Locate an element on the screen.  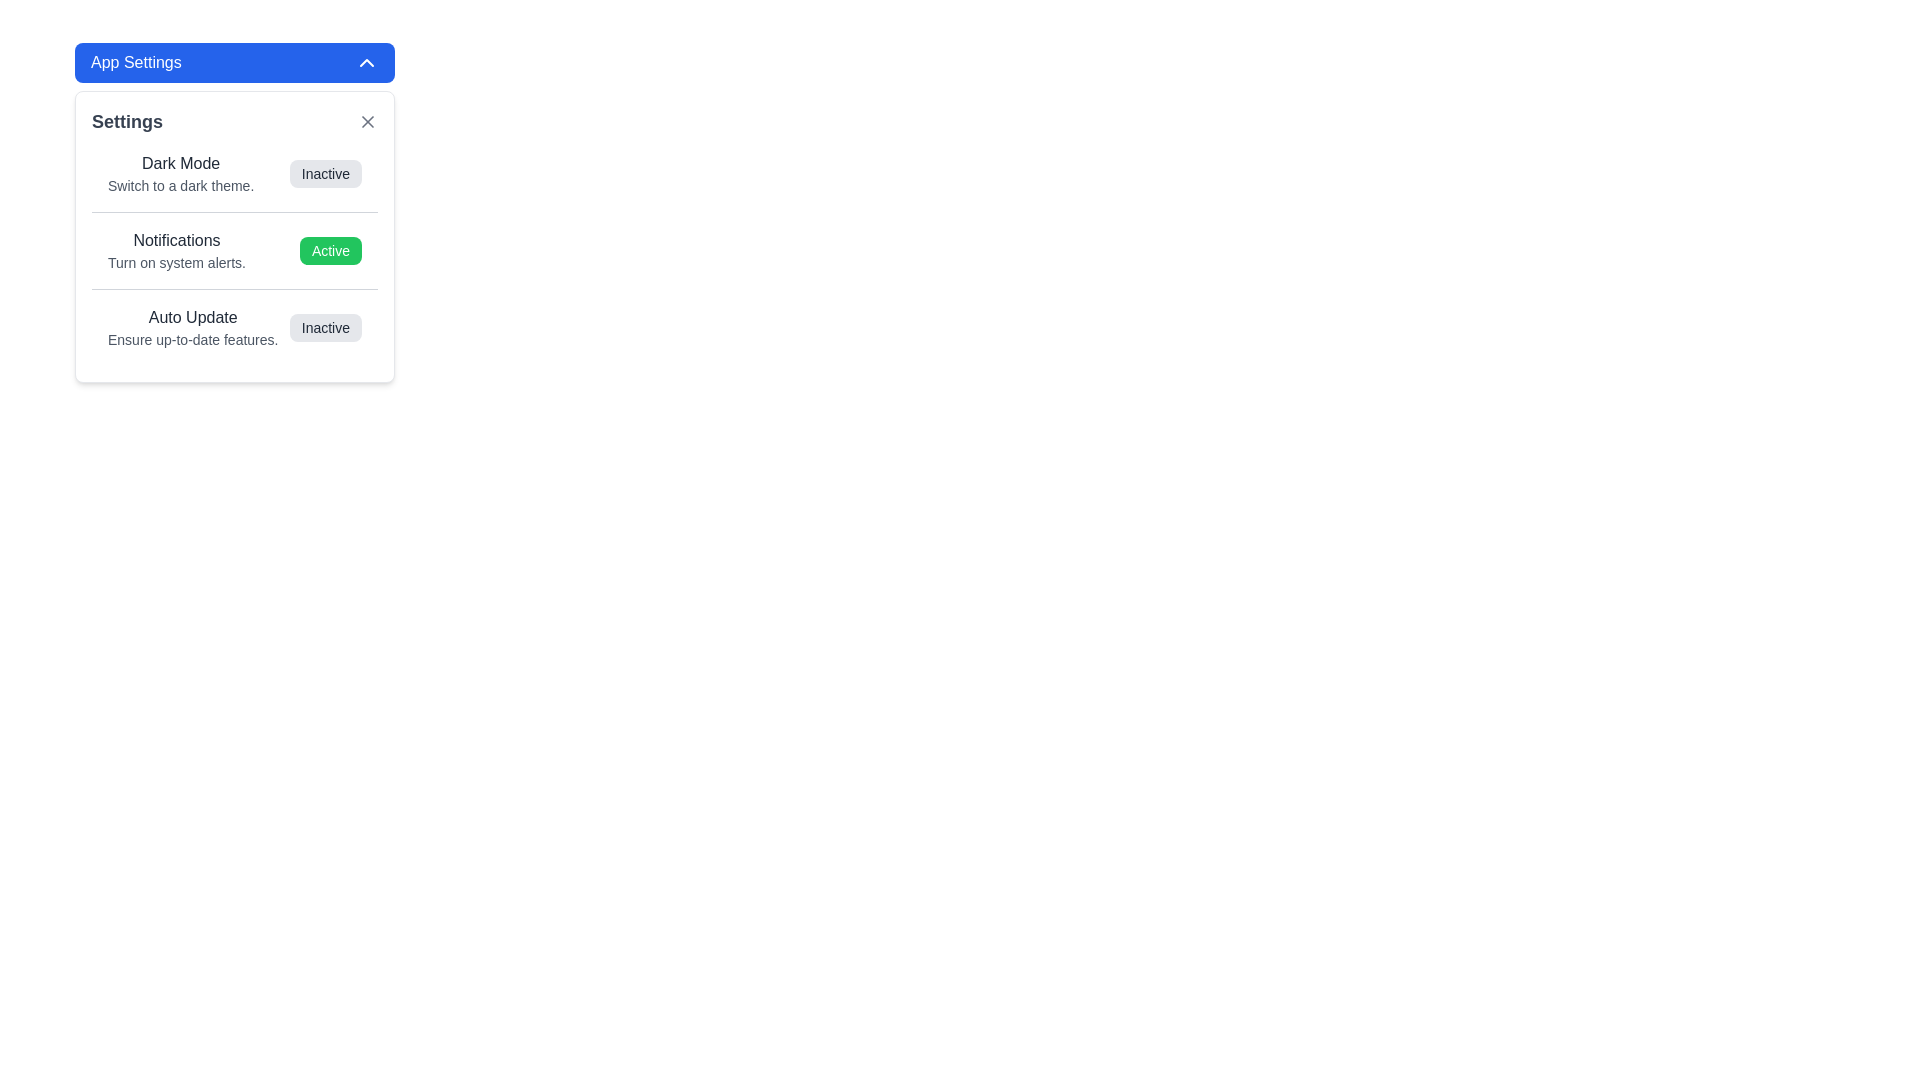
the 'Settings' vertical list component is located at coordinates (235, 249).